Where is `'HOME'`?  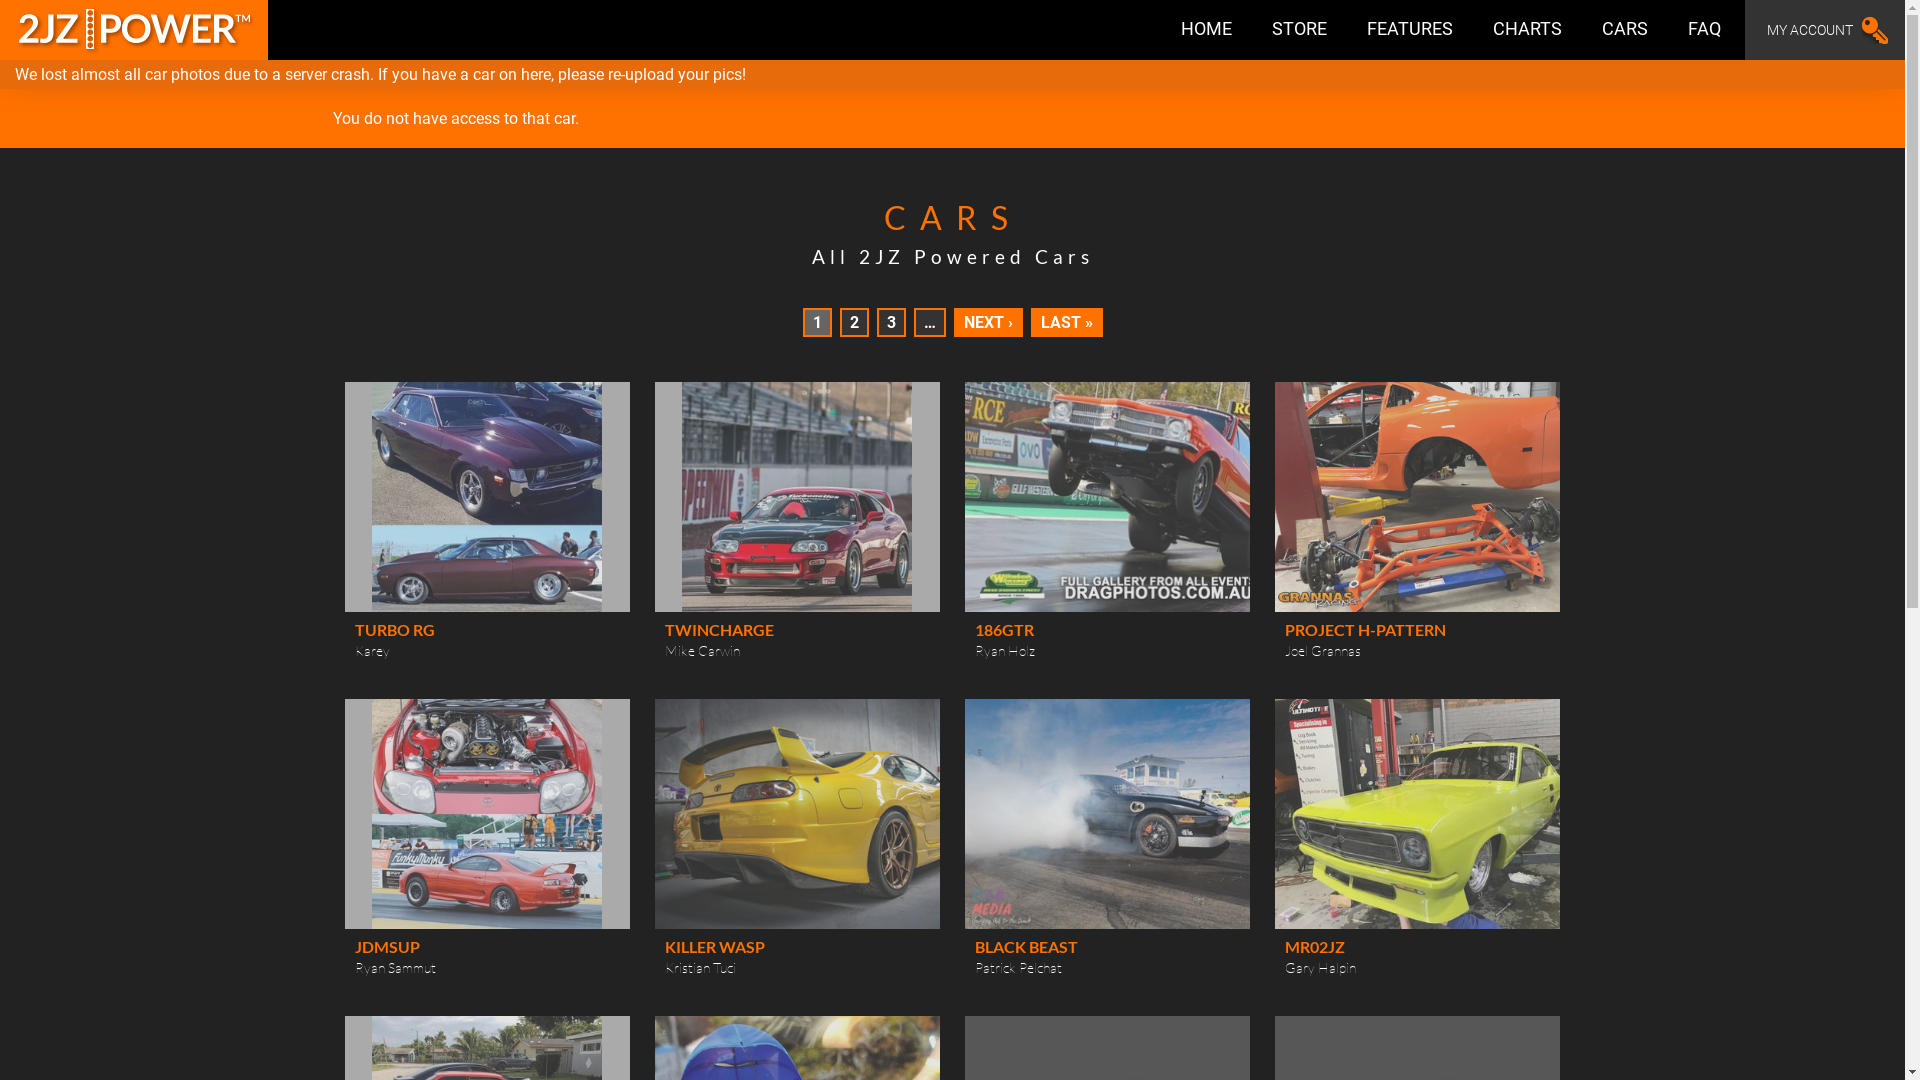
'HOME' is located at coordinates (1205, 30).